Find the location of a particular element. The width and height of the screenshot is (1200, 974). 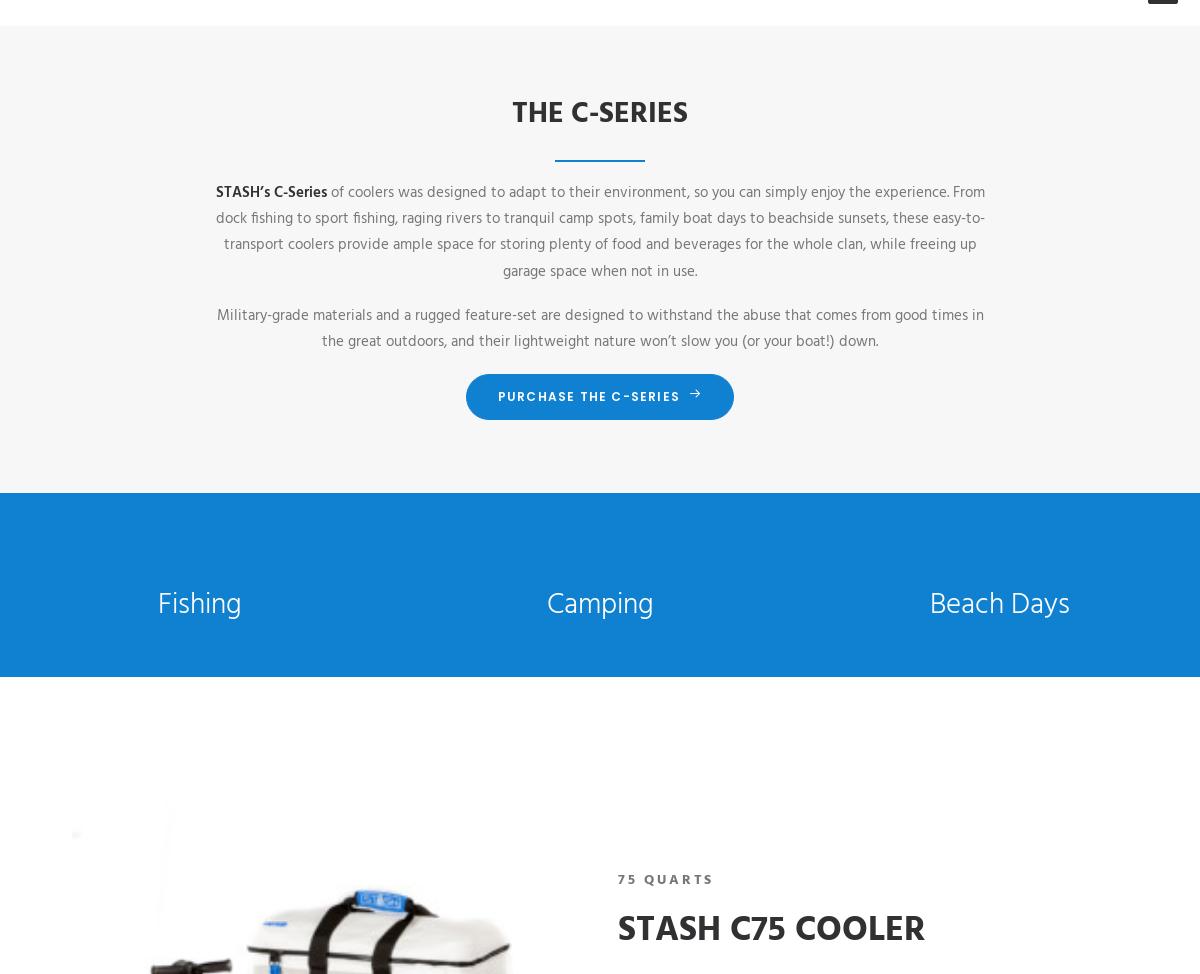

'Beach Days' is located at coordinates (999, 603).